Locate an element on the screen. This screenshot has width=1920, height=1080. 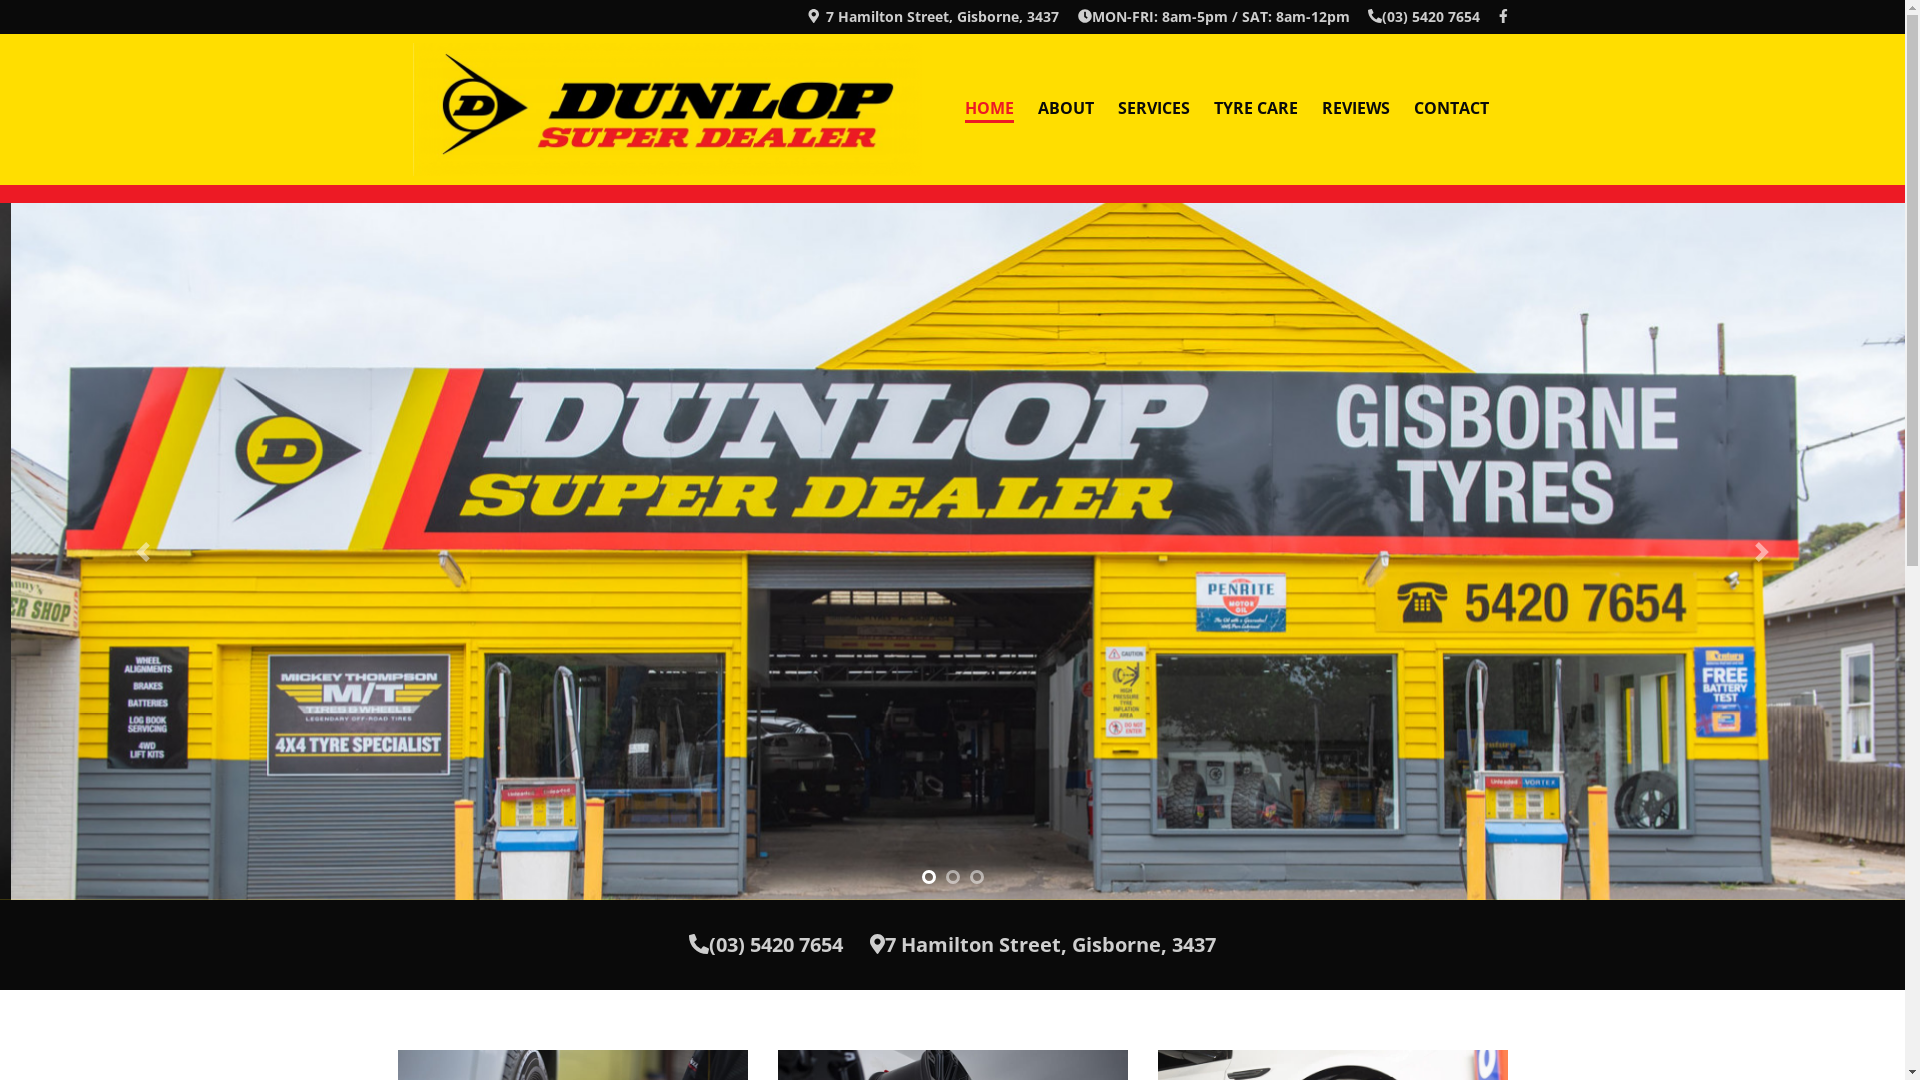
'HOME' is located at coordinates (988, 109).